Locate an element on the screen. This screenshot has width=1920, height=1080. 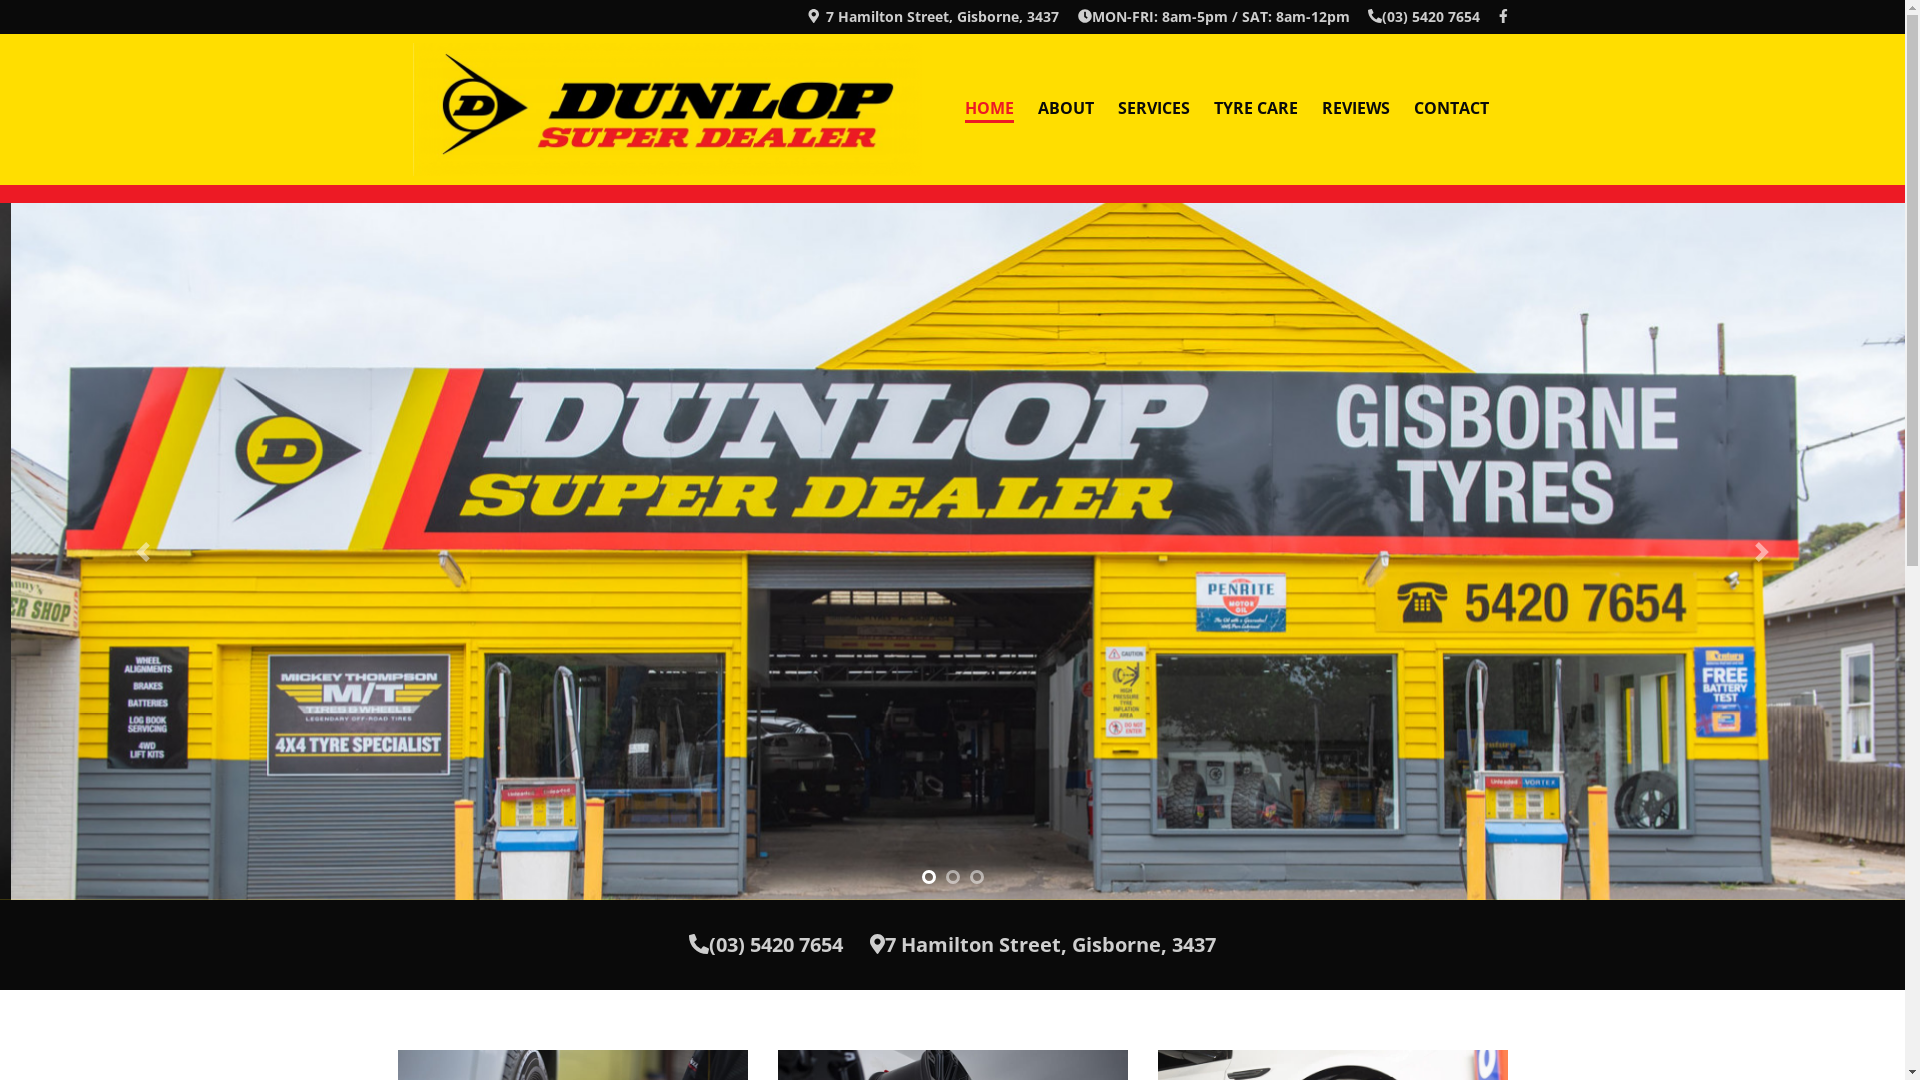
'HOME' is located at coordinates (988, 109).